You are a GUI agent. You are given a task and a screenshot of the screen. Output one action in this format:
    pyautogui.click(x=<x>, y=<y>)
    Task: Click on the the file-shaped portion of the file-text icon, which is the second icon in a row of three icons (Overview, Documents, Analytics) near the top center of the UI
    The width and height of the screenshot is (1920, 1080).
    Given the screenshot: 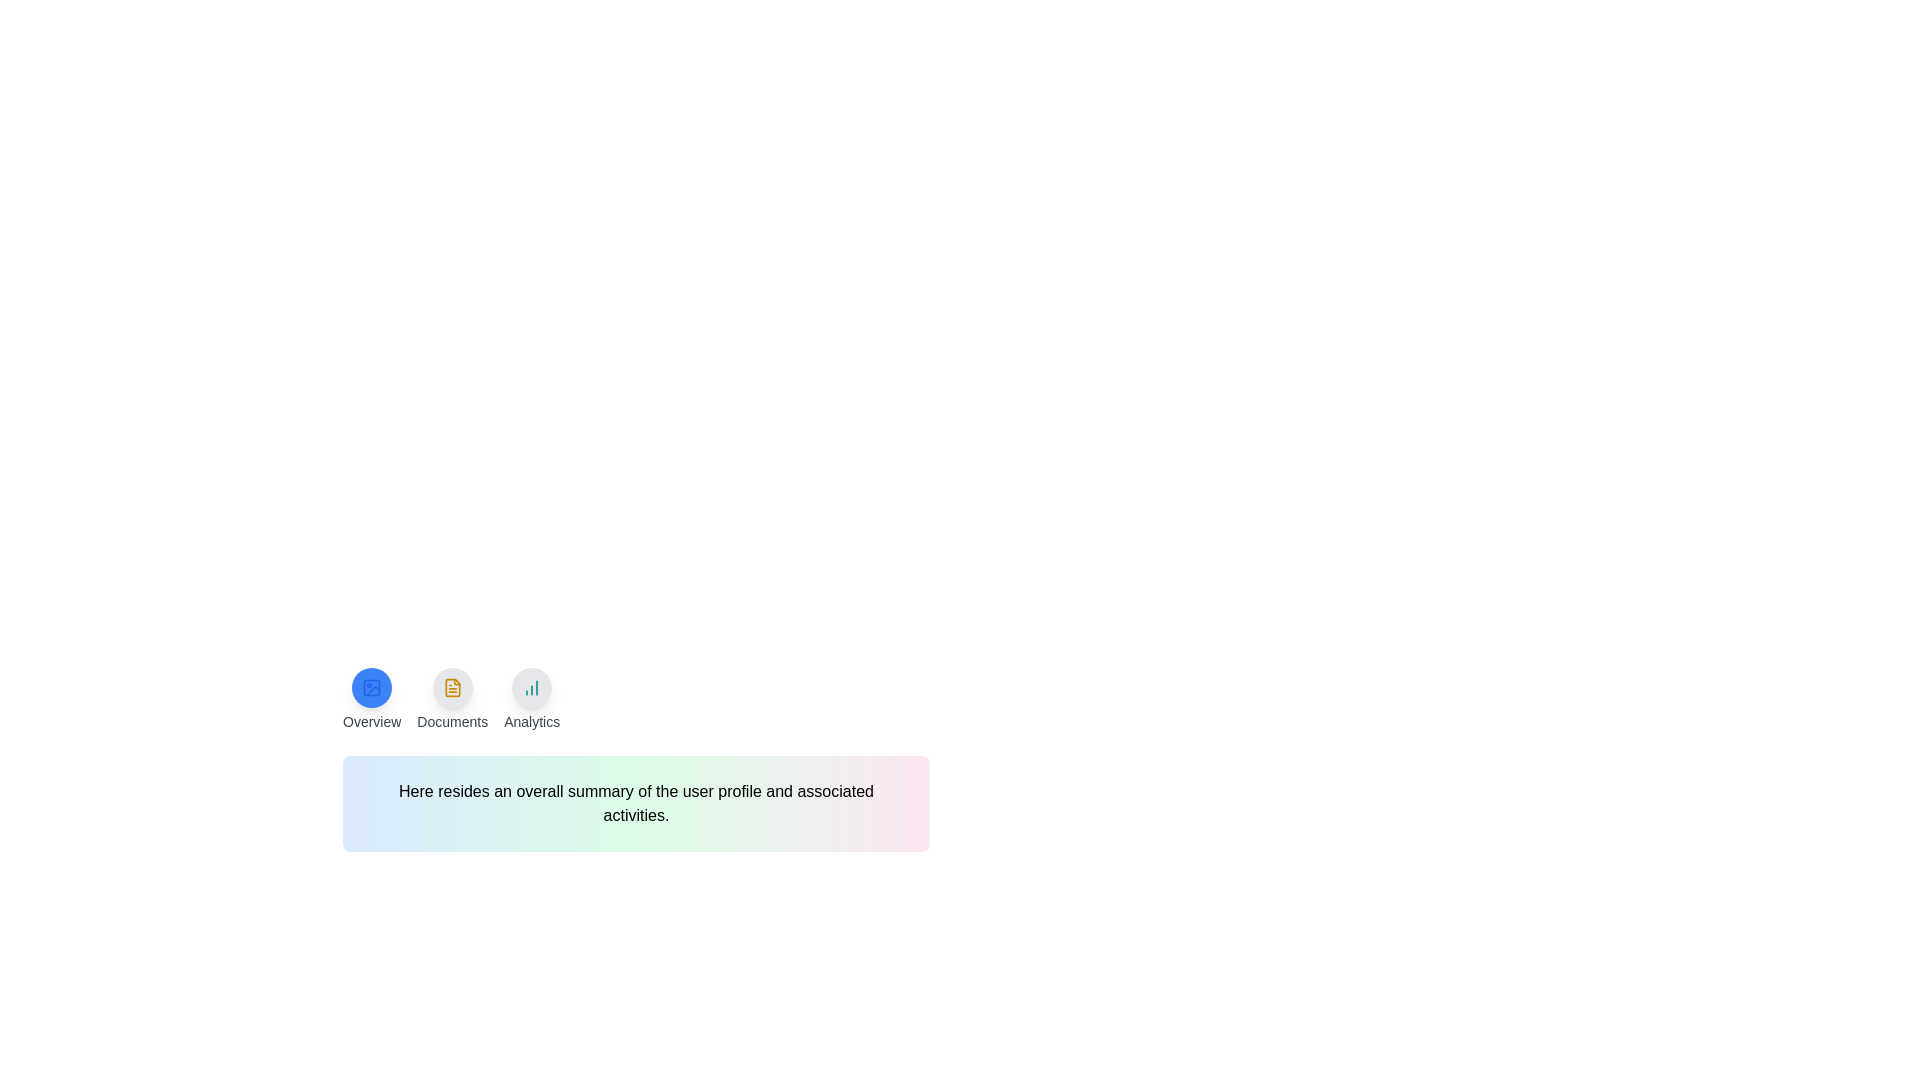 What is the action you would take?
    pyautogui.click(x=451, y=686)
    